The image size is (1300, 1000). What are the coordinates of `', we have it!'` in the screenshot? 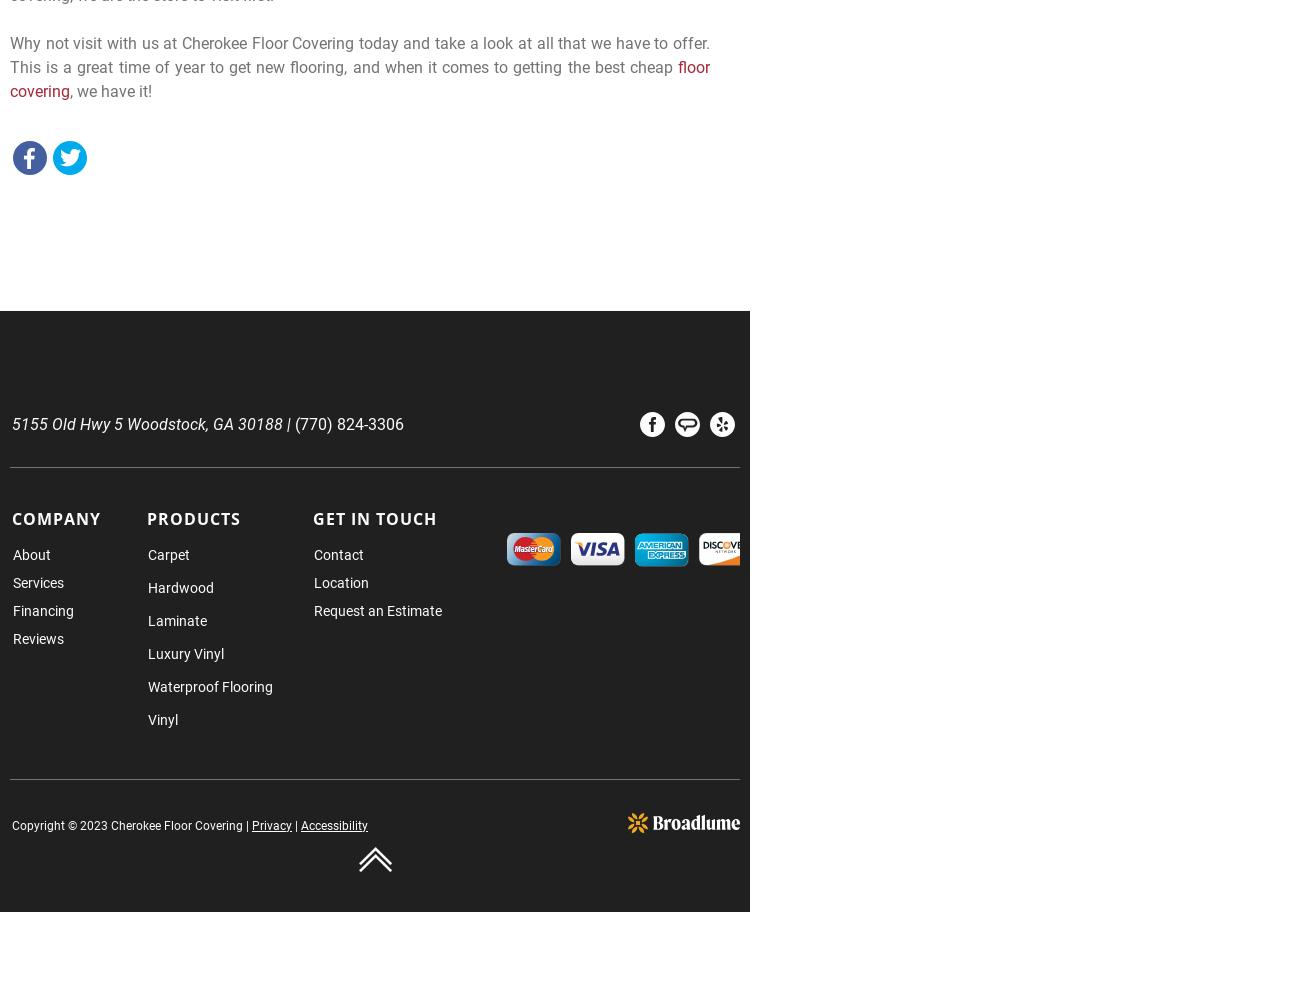 It's located at (110, 90).